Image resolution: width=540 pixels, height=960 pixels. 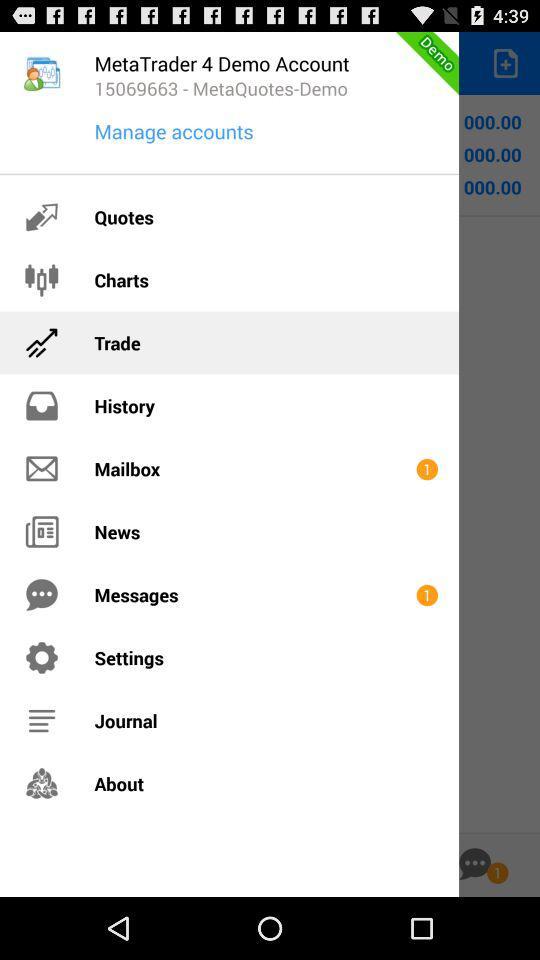 I want to click on the chat icon, so click(x=474, y=924).